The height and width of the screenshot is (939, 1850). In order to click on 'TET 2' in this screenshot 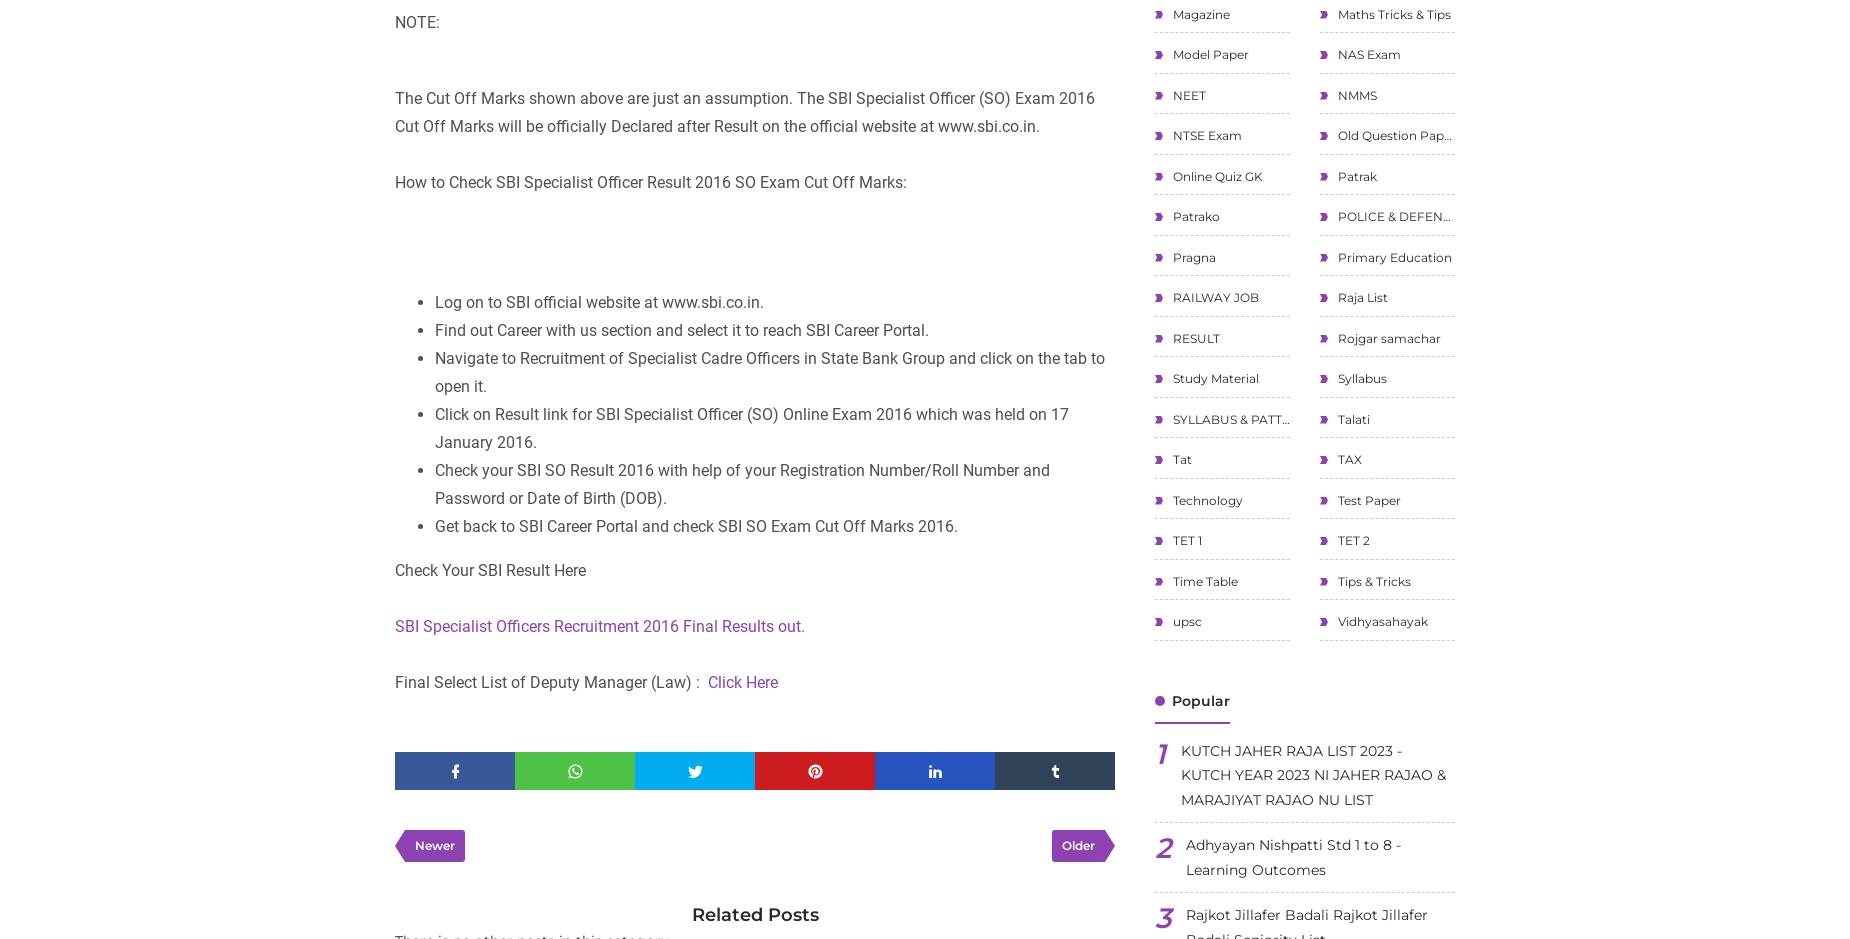, I will do `click(1351, 540)`.